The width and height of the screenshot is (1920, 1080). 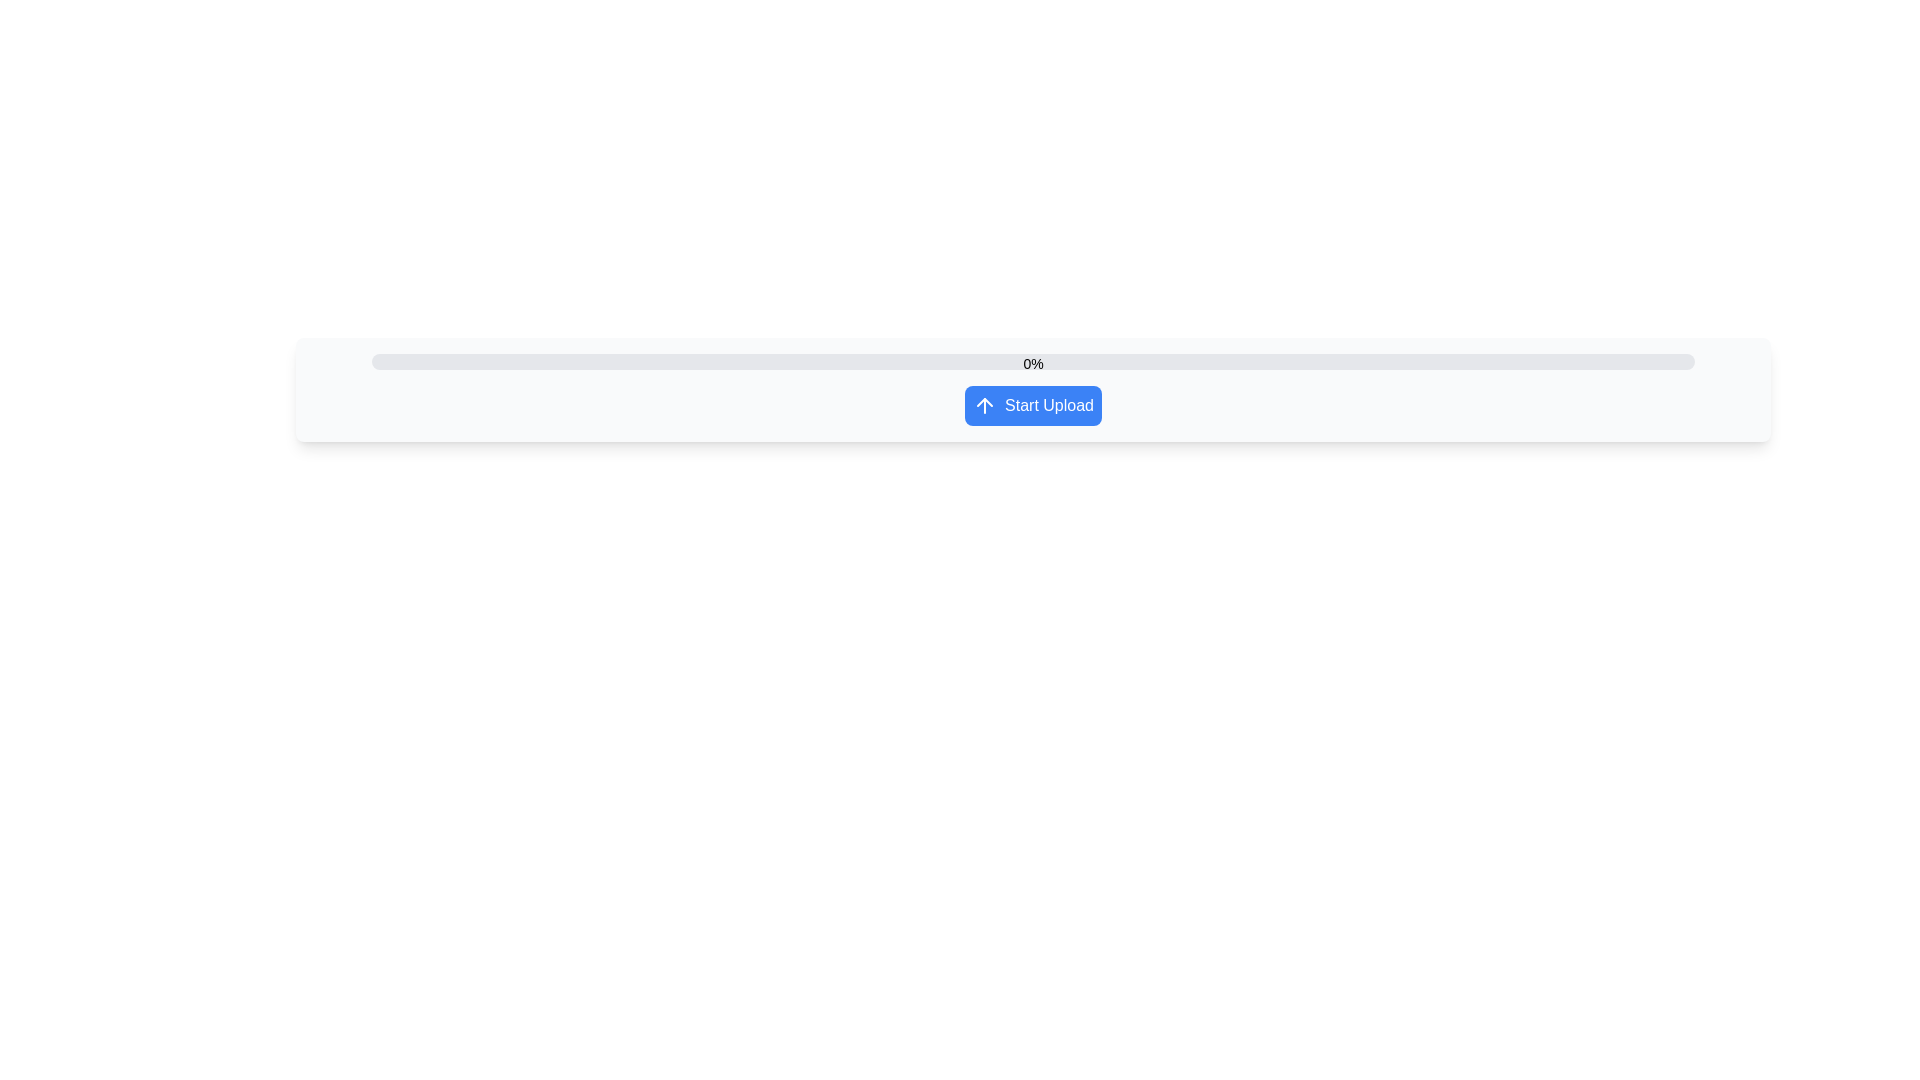 I want to click on the upload arrow icon located to the left of the 'Start Upload' text inside a blue rounded rectangular button, so click(x=984, y=405).